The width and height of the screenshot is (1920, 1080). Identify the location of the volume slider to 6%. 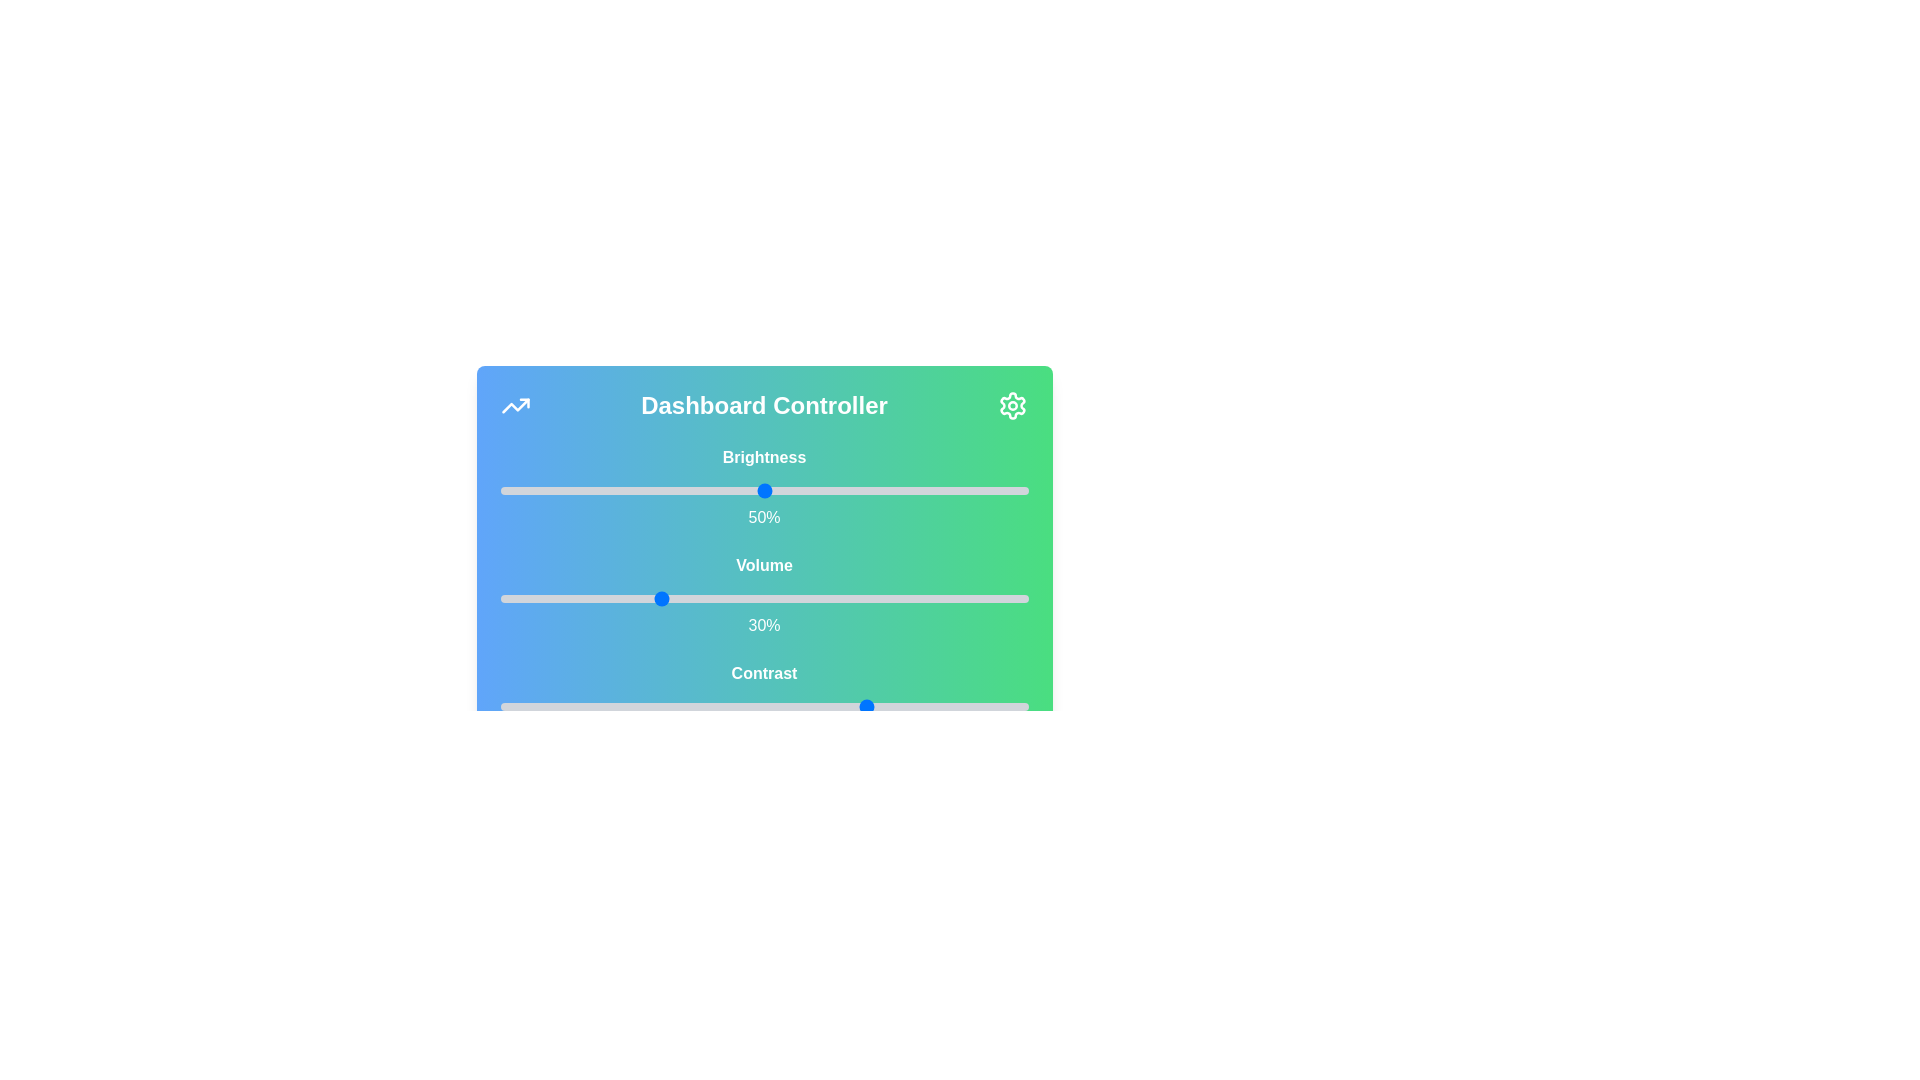
(532, 597).